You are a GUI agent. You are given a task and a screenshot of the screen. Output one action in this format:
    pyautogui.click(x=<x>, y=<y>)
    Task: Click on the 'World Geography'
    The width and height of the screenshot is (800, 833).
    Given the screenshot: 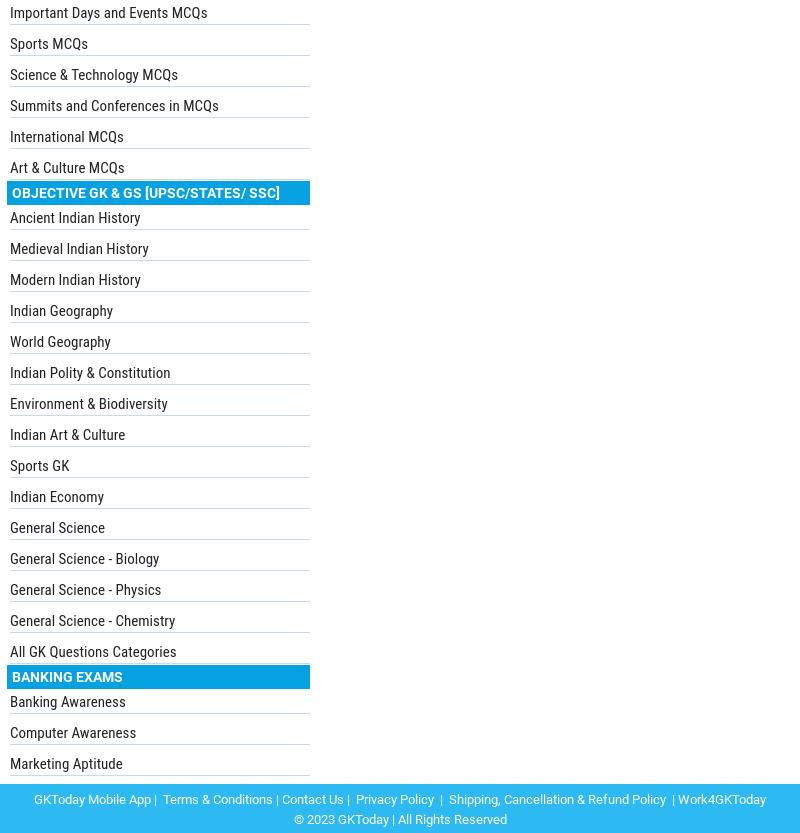 What is the action you would take?
    pyautogui.click(x=59, y=340)
    